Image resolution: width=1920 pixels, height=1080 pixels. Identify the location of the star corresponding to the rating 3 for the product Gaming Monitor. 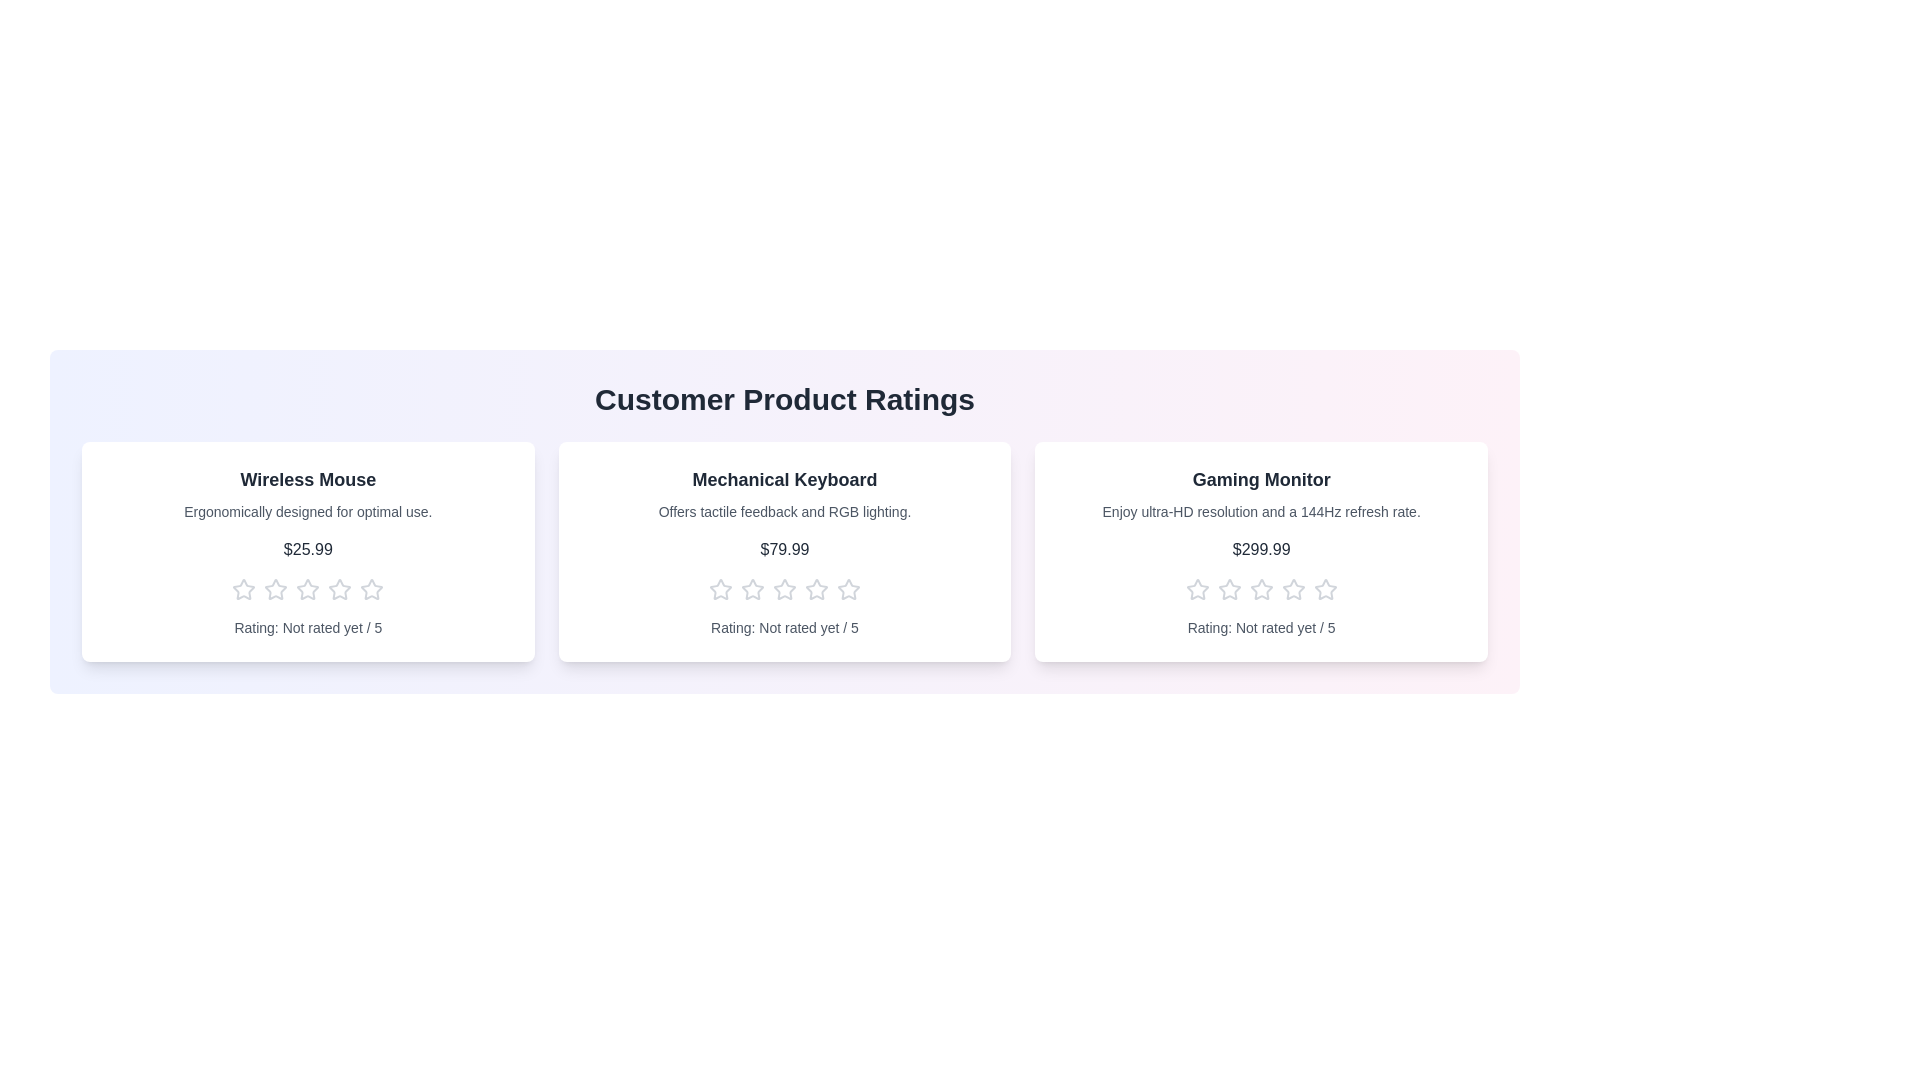
(1260, 589).